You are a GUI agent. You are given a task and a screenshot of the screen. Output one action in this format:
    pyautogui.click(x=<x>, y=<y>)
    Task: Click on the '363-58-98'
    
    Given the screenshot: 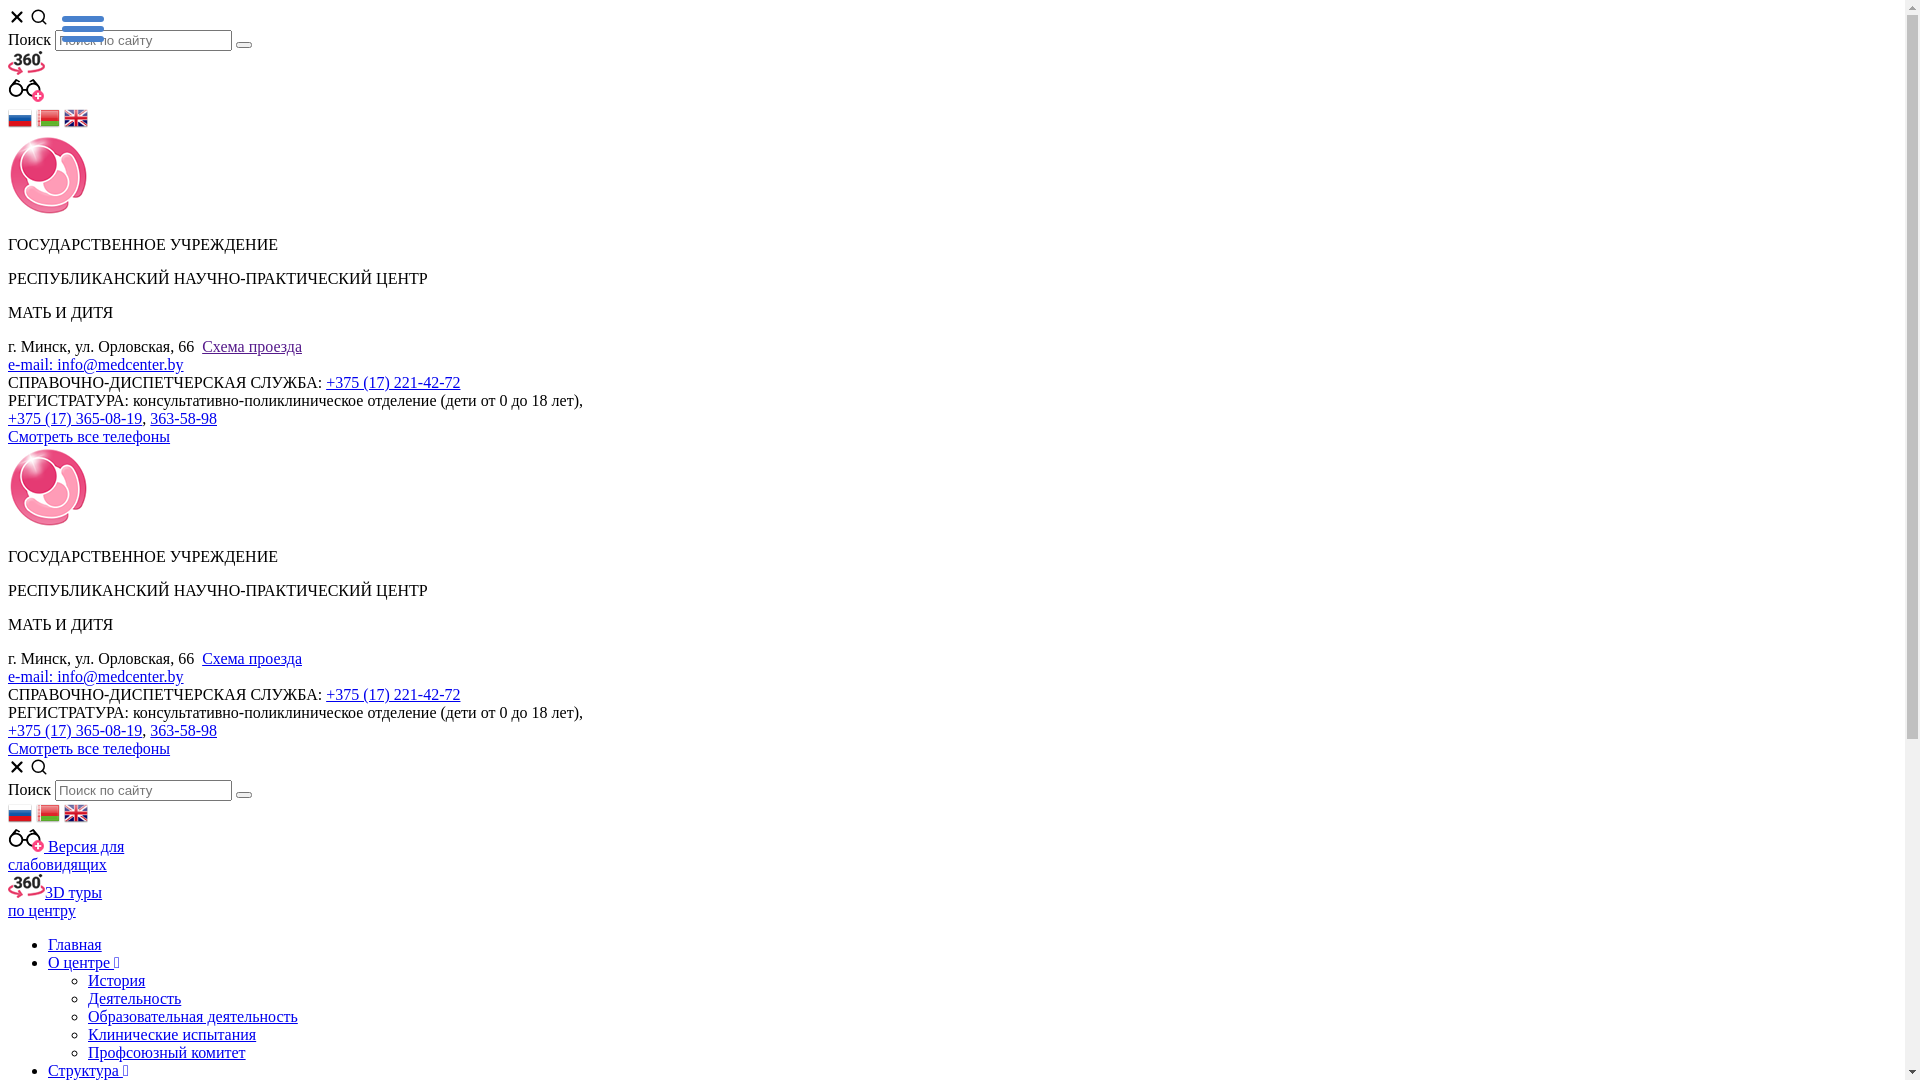 What is the action you would take?
    pyautogui.click(x=183, y=730)
    